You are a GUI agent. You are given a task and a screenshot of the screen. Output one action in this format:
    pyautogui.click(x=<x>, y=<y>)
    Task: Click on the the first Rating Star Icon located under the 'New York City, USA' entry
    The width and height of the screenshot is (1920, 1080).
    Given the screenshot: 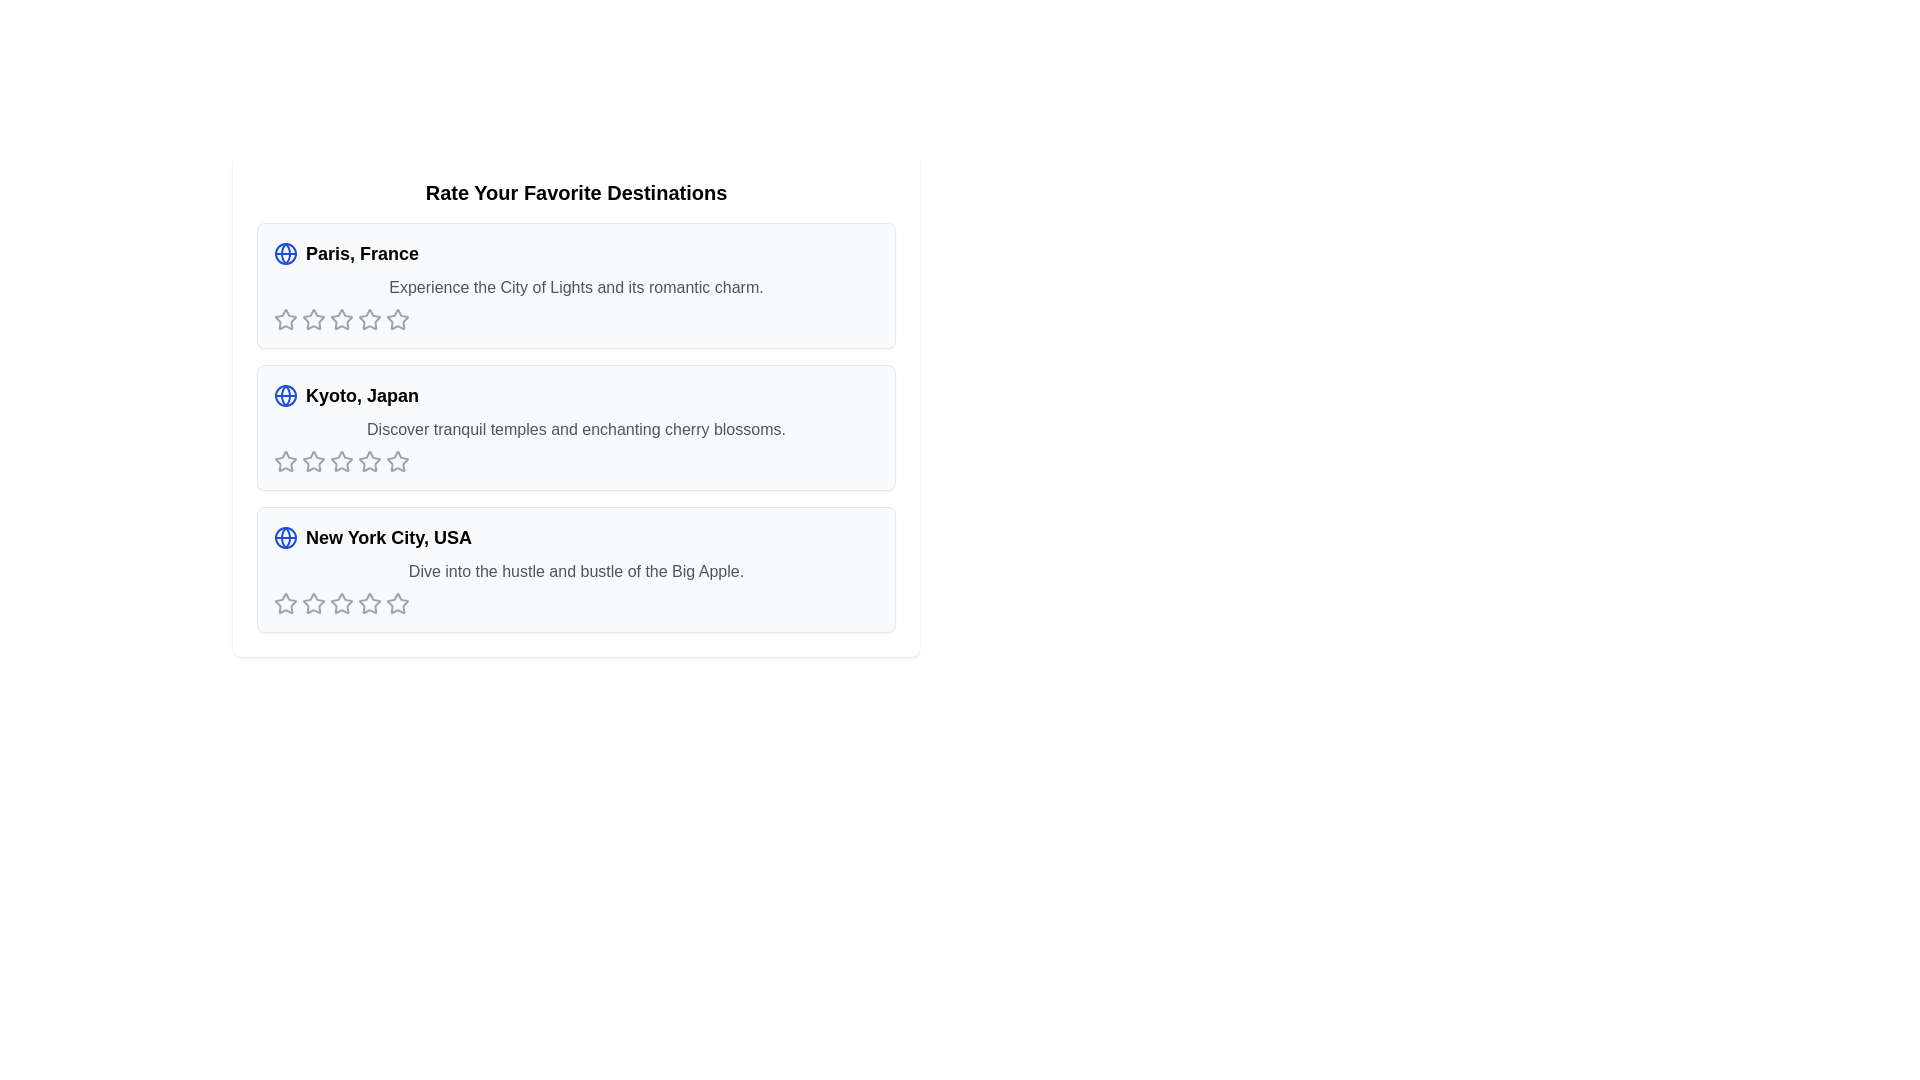 What is the action you would take?
    pyautogui.click(x=312, y=602)
    